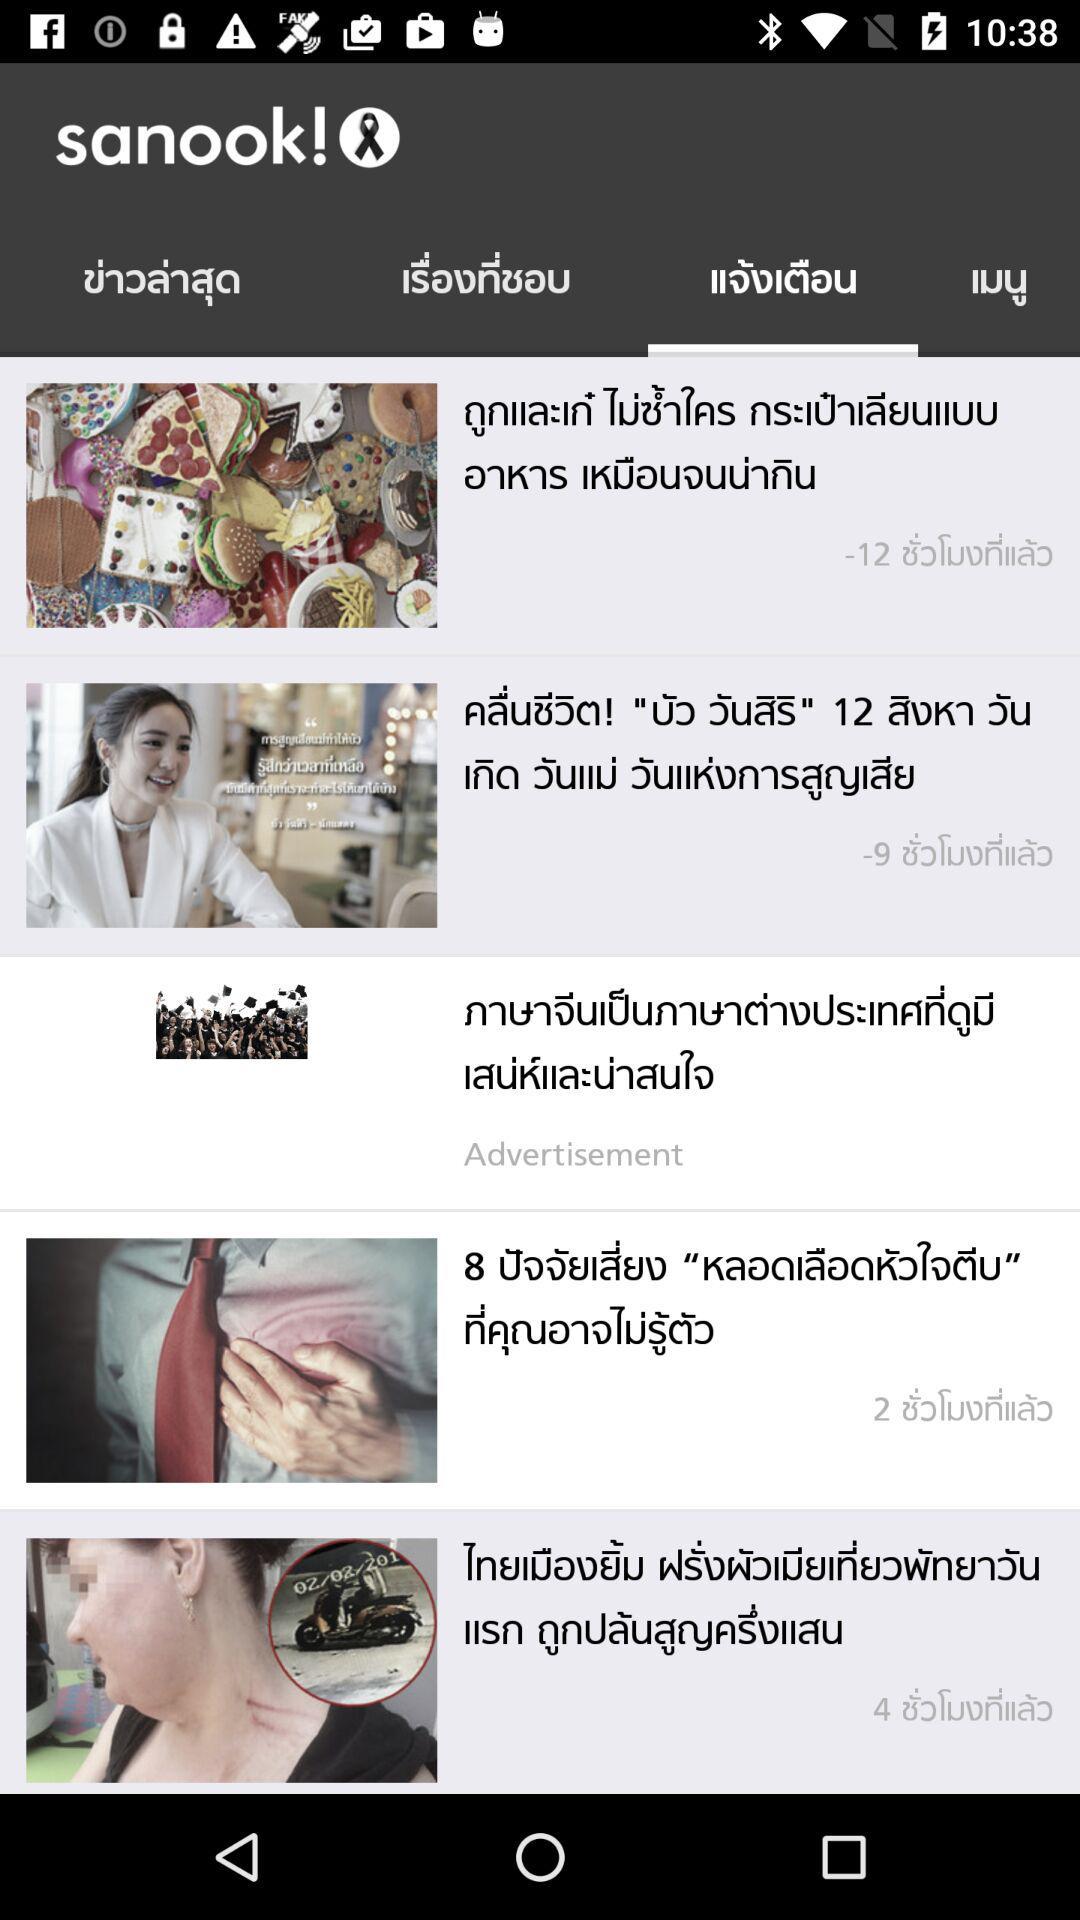  Describe the element at coordinates (745, 1156) in the screenshot. I see `advertisement item` at that location.